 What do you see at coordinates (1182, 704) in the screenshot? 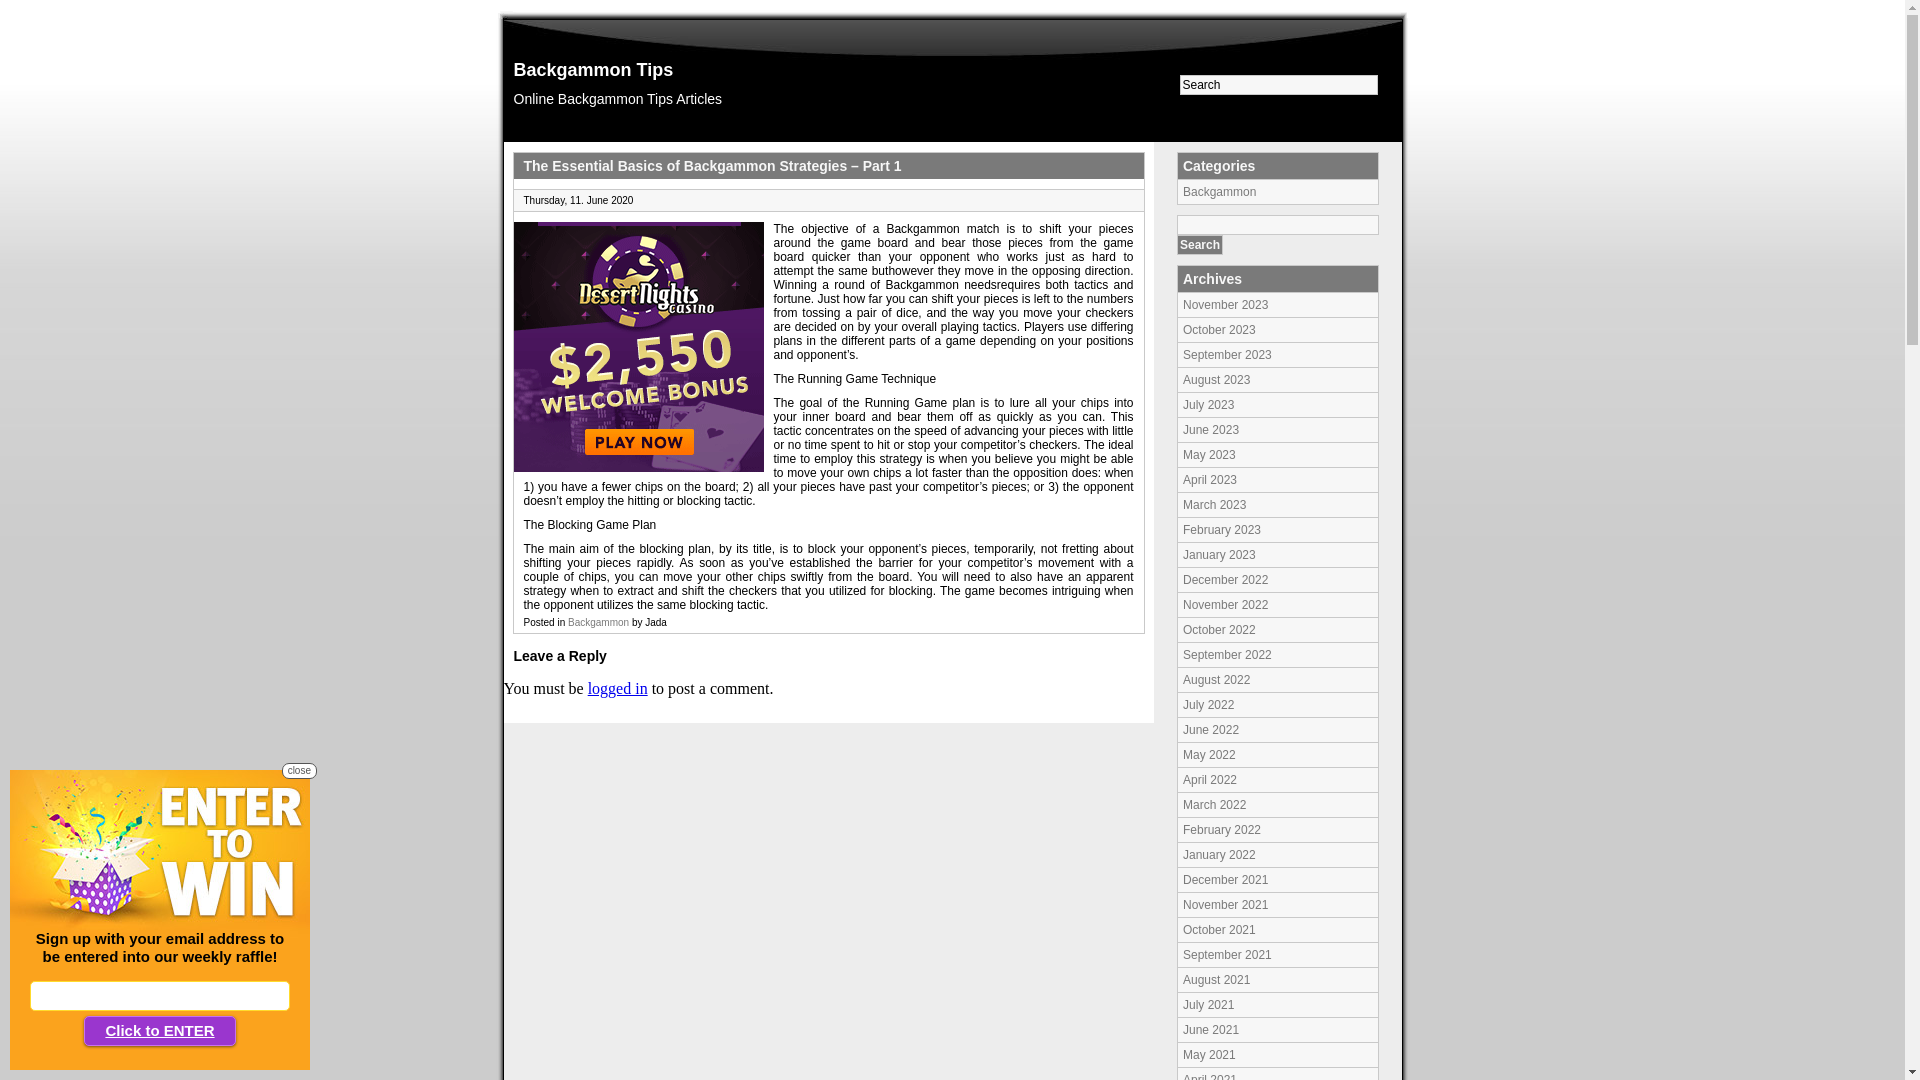
I see `'July 2022'` at bounding box center [1182, 704].